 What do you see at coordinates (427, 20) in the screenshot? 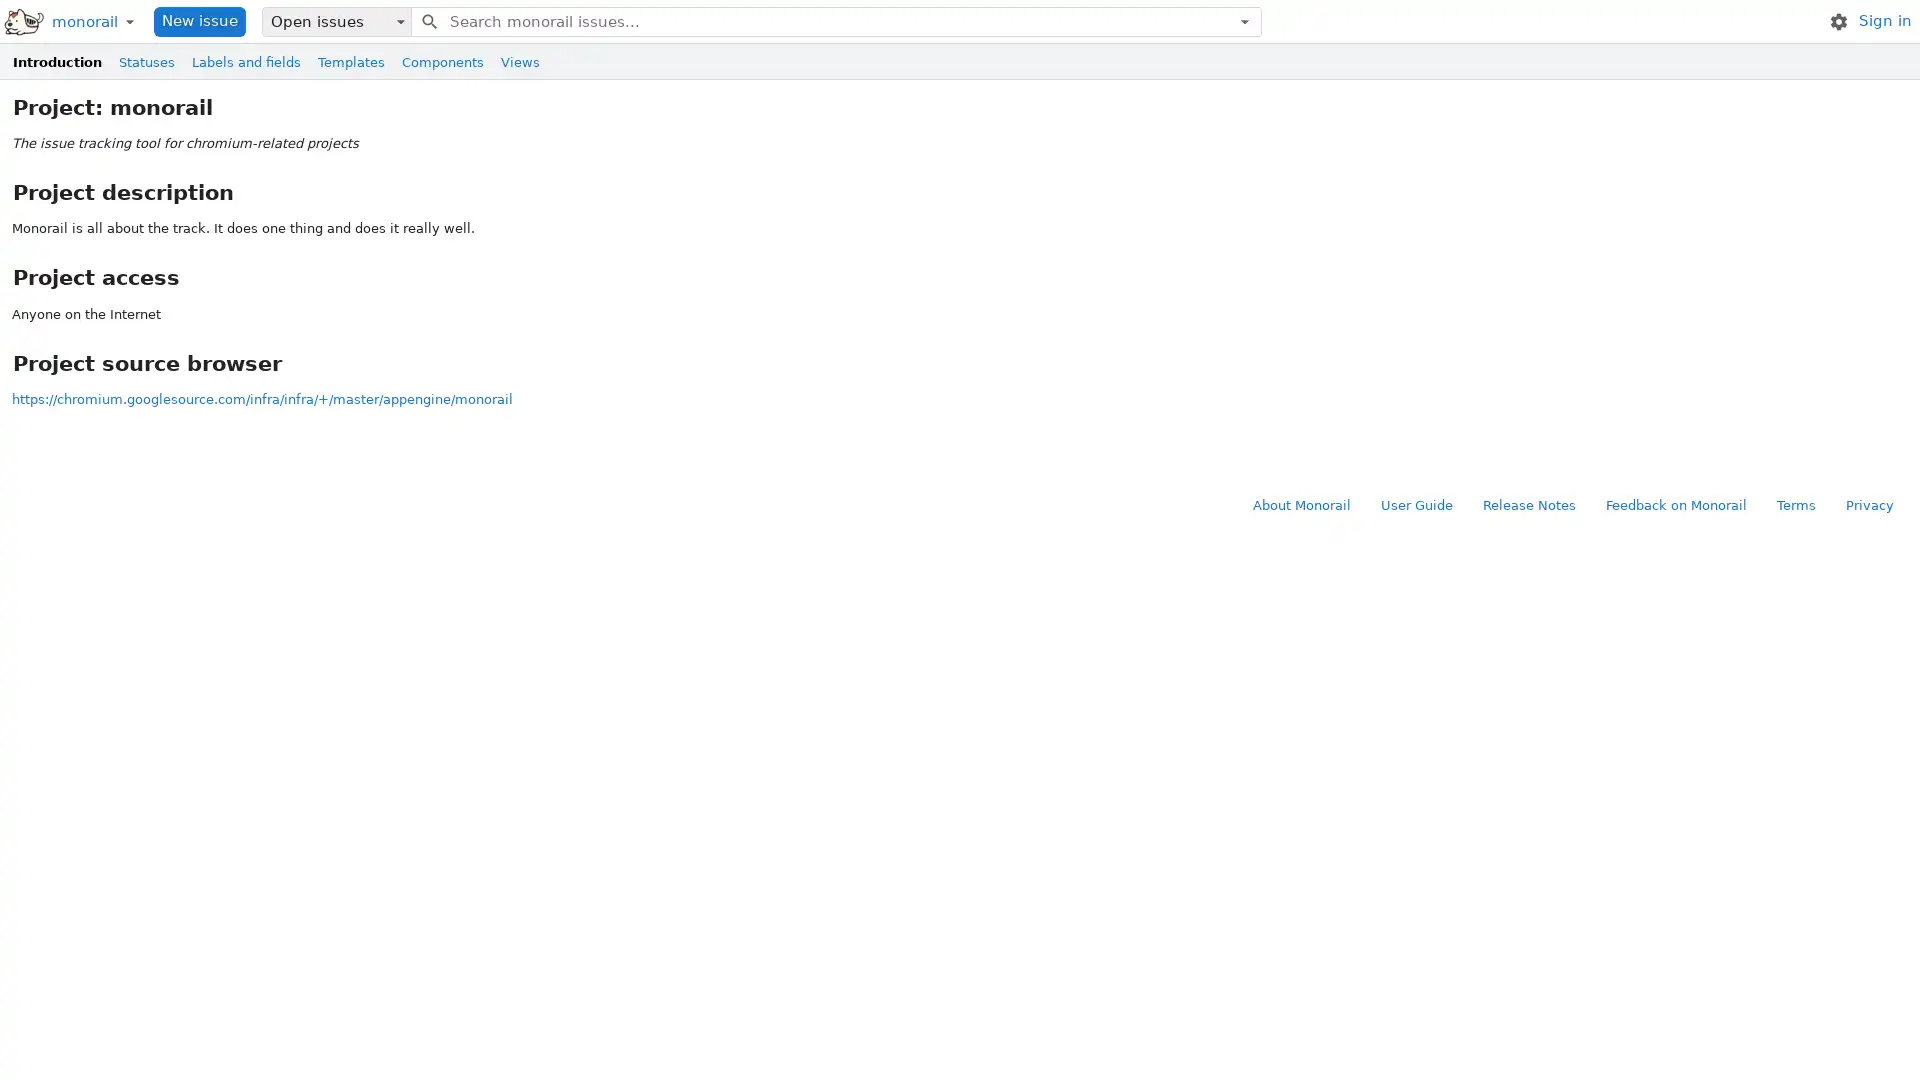
I see `search` at bounding box center [427, 20].